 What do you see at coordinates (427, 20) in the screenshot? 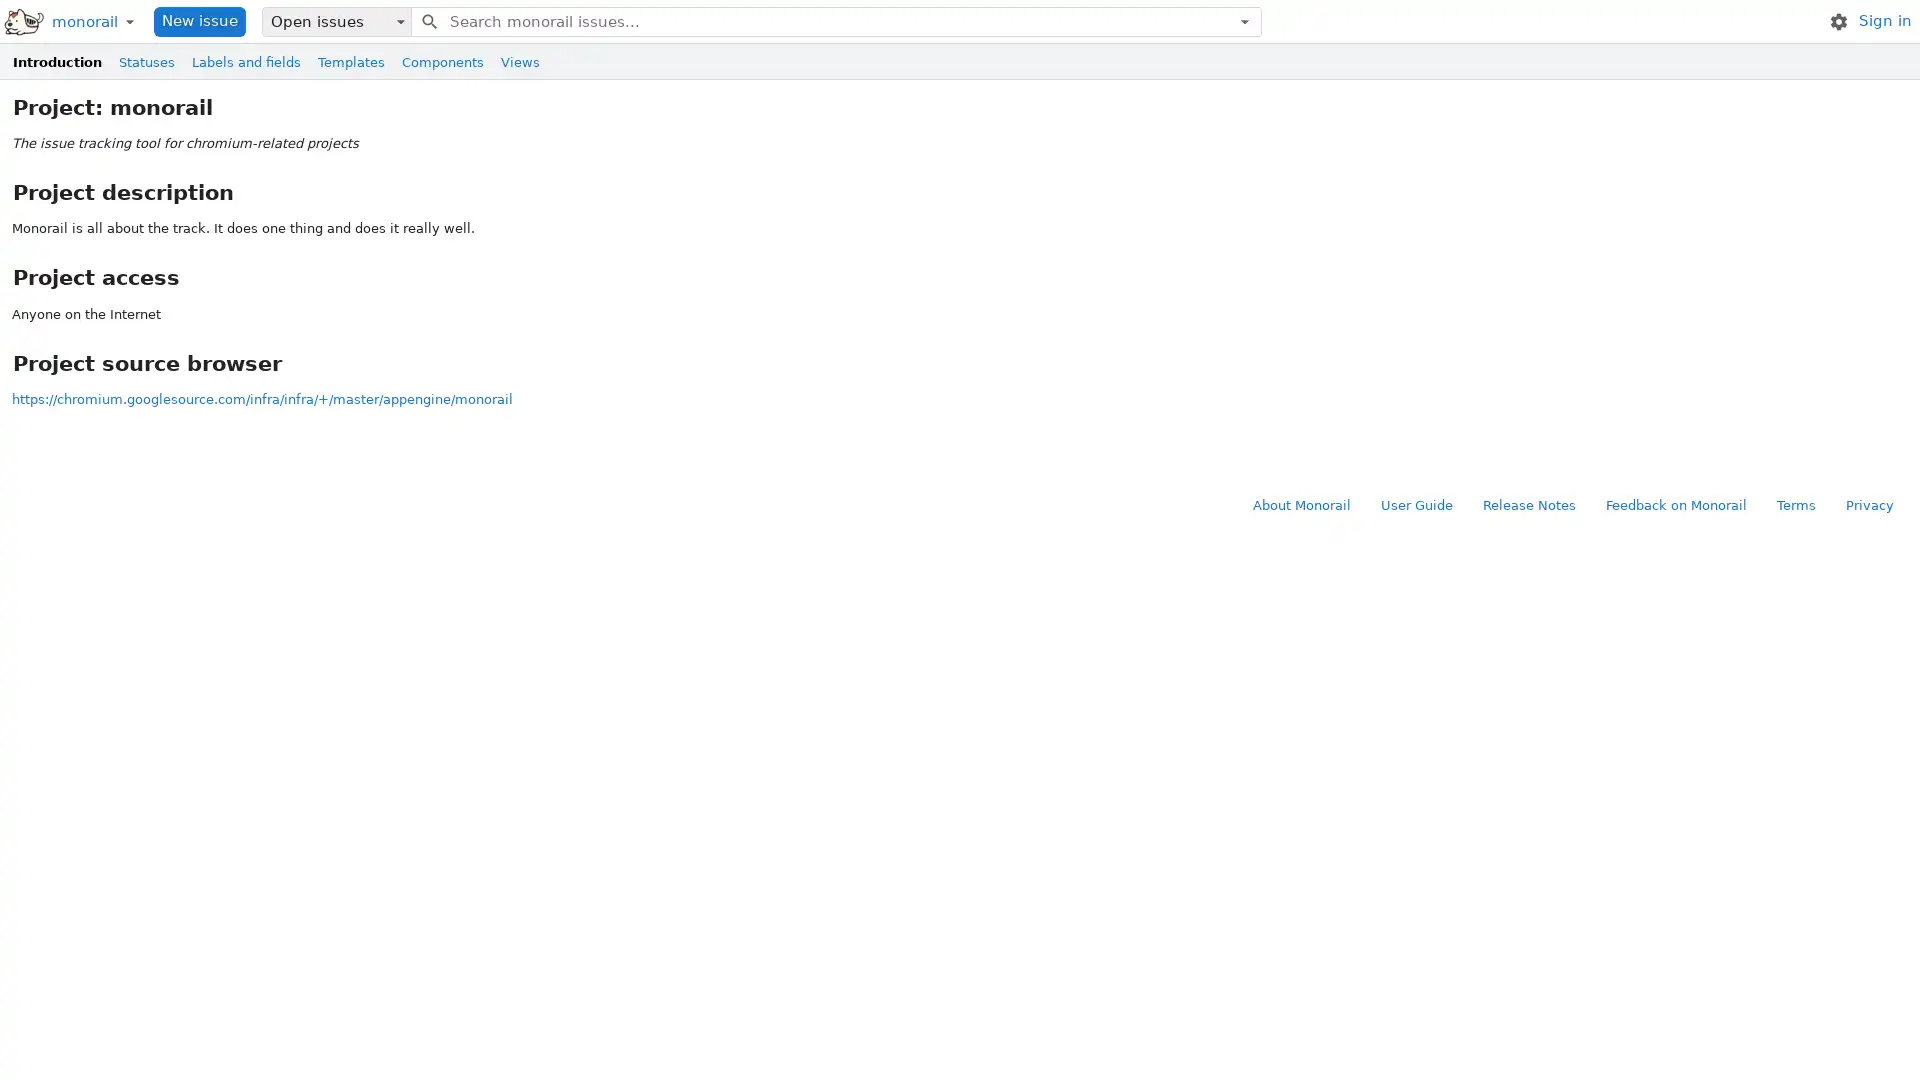
I see `search` at bounding box center [427, 20].